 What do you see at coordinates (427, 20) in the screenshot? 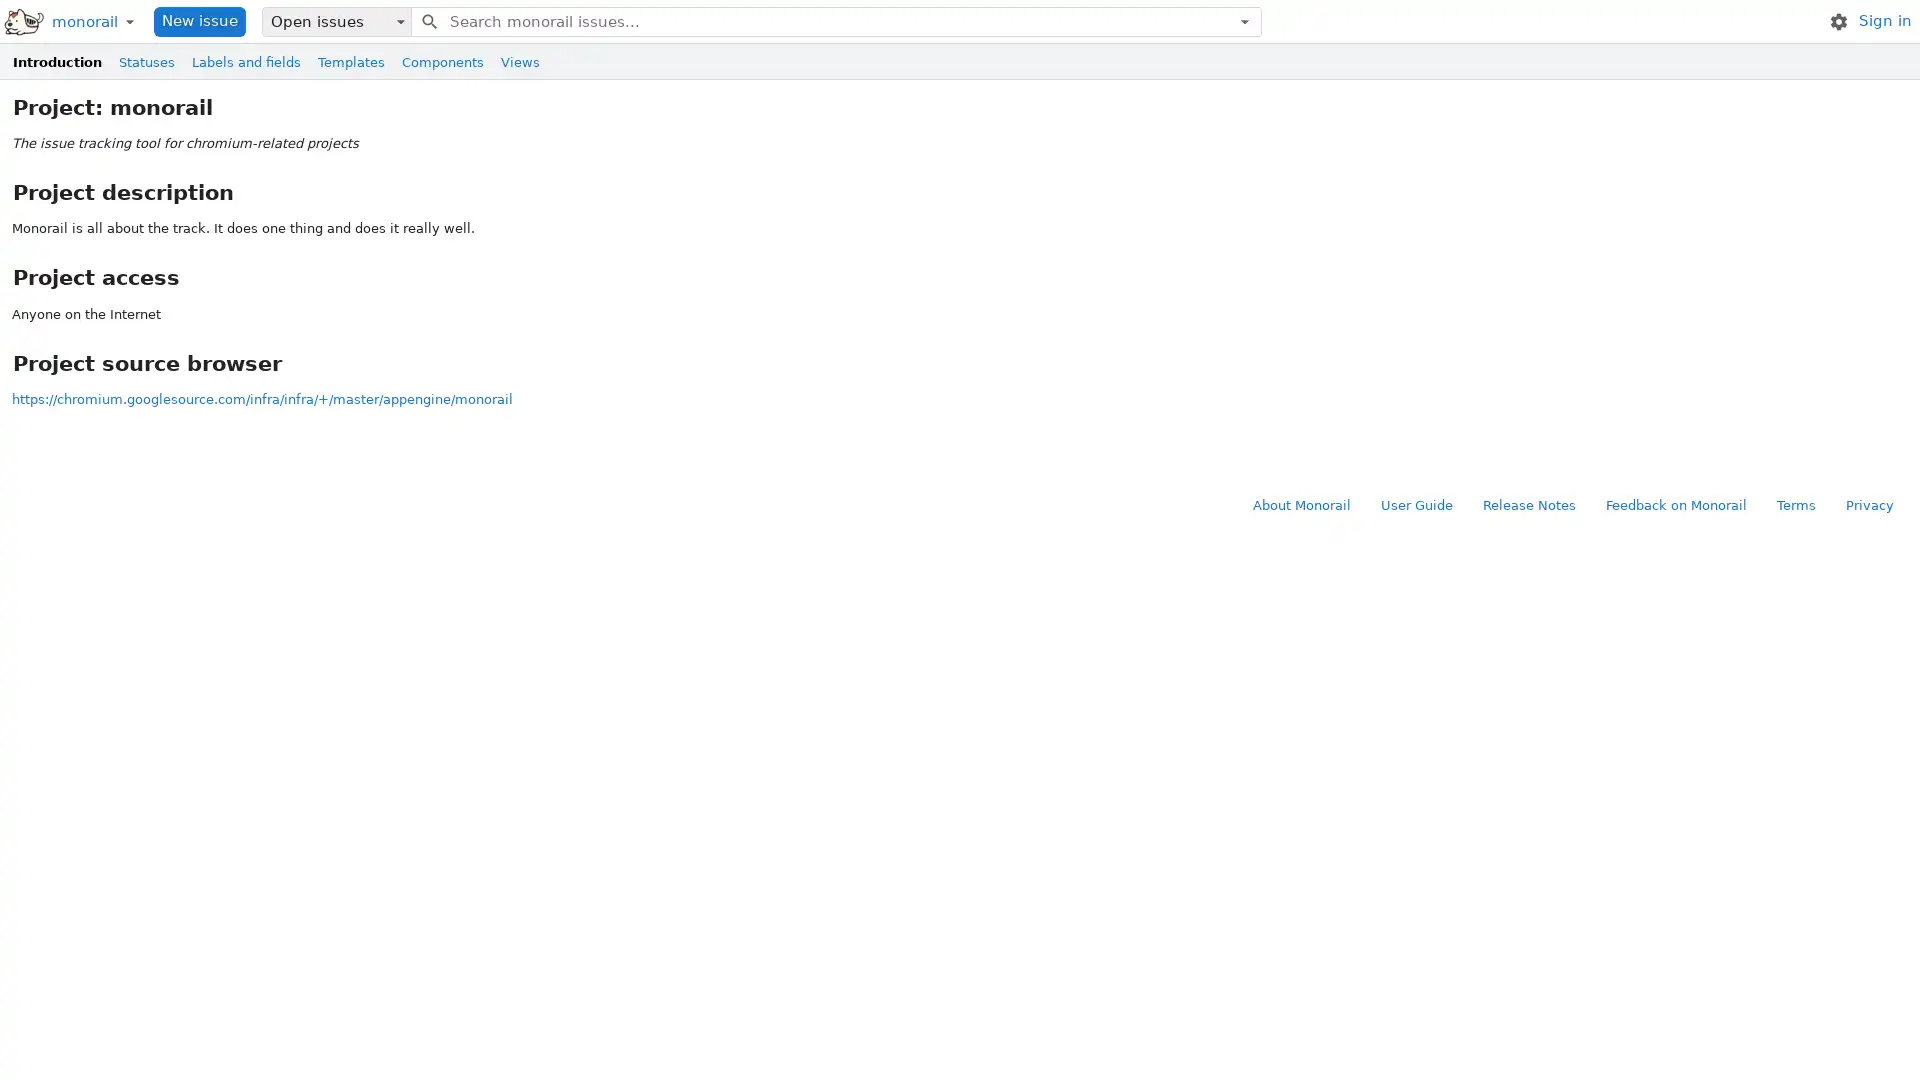
I see `search` at bounding box center [427, 20].